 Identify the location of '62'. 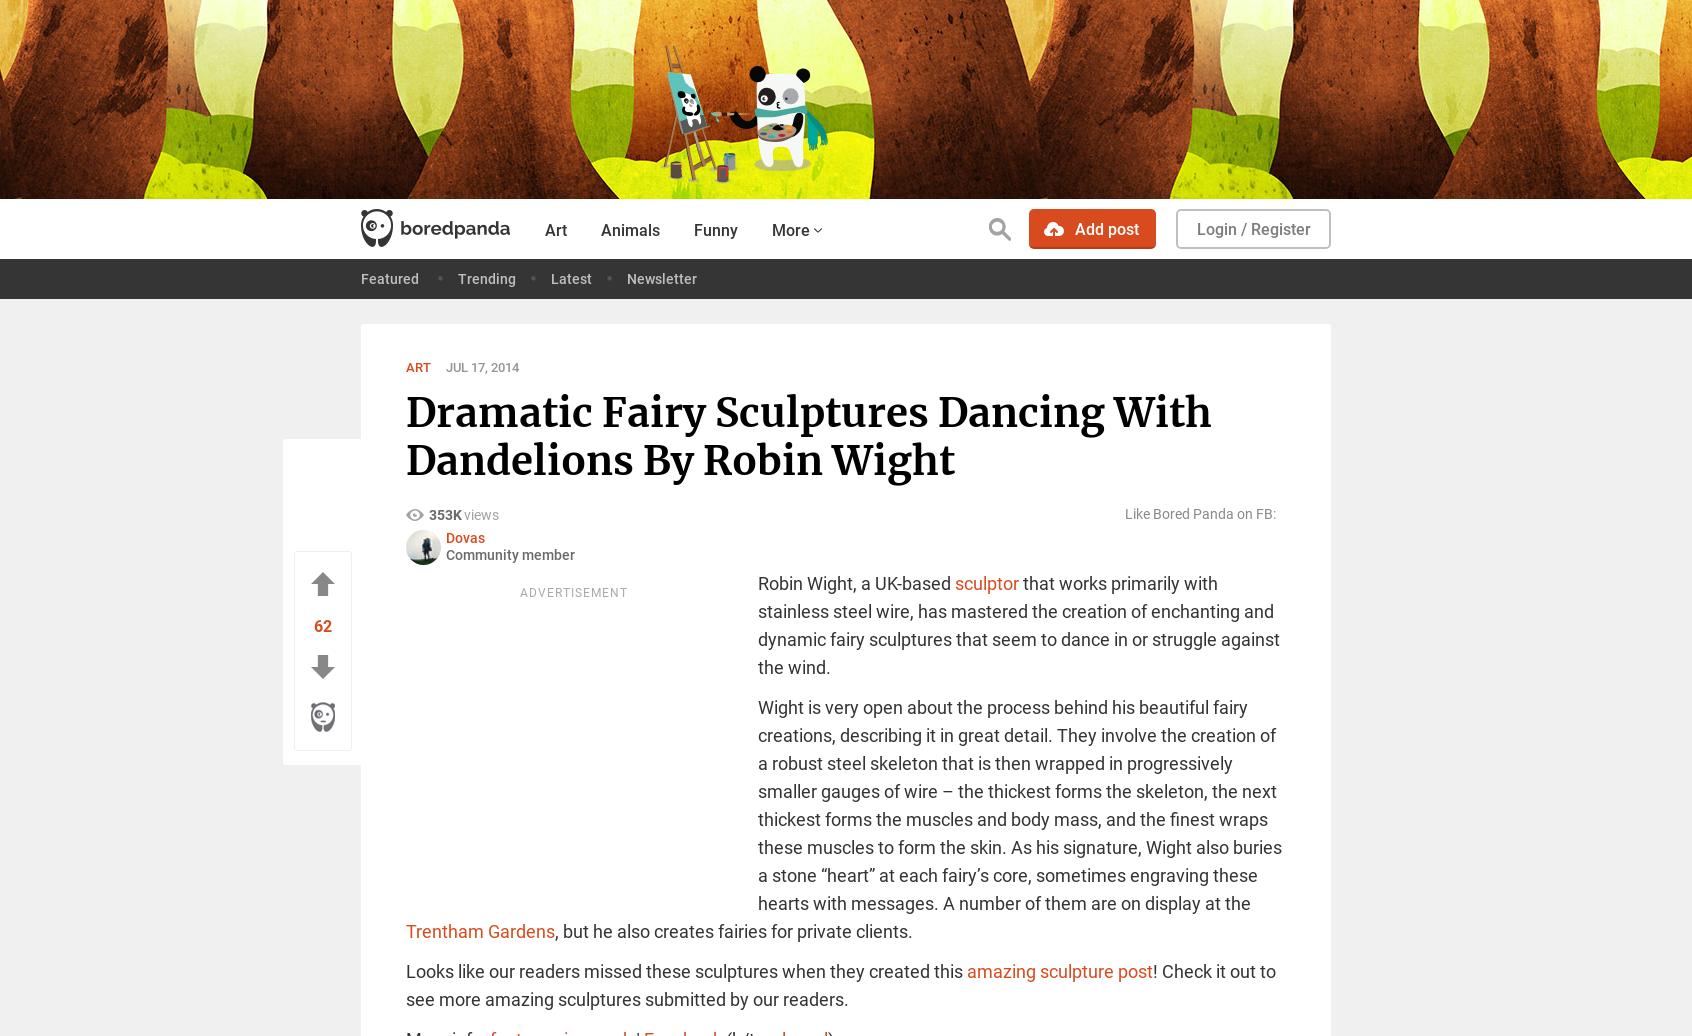
(322, 625).